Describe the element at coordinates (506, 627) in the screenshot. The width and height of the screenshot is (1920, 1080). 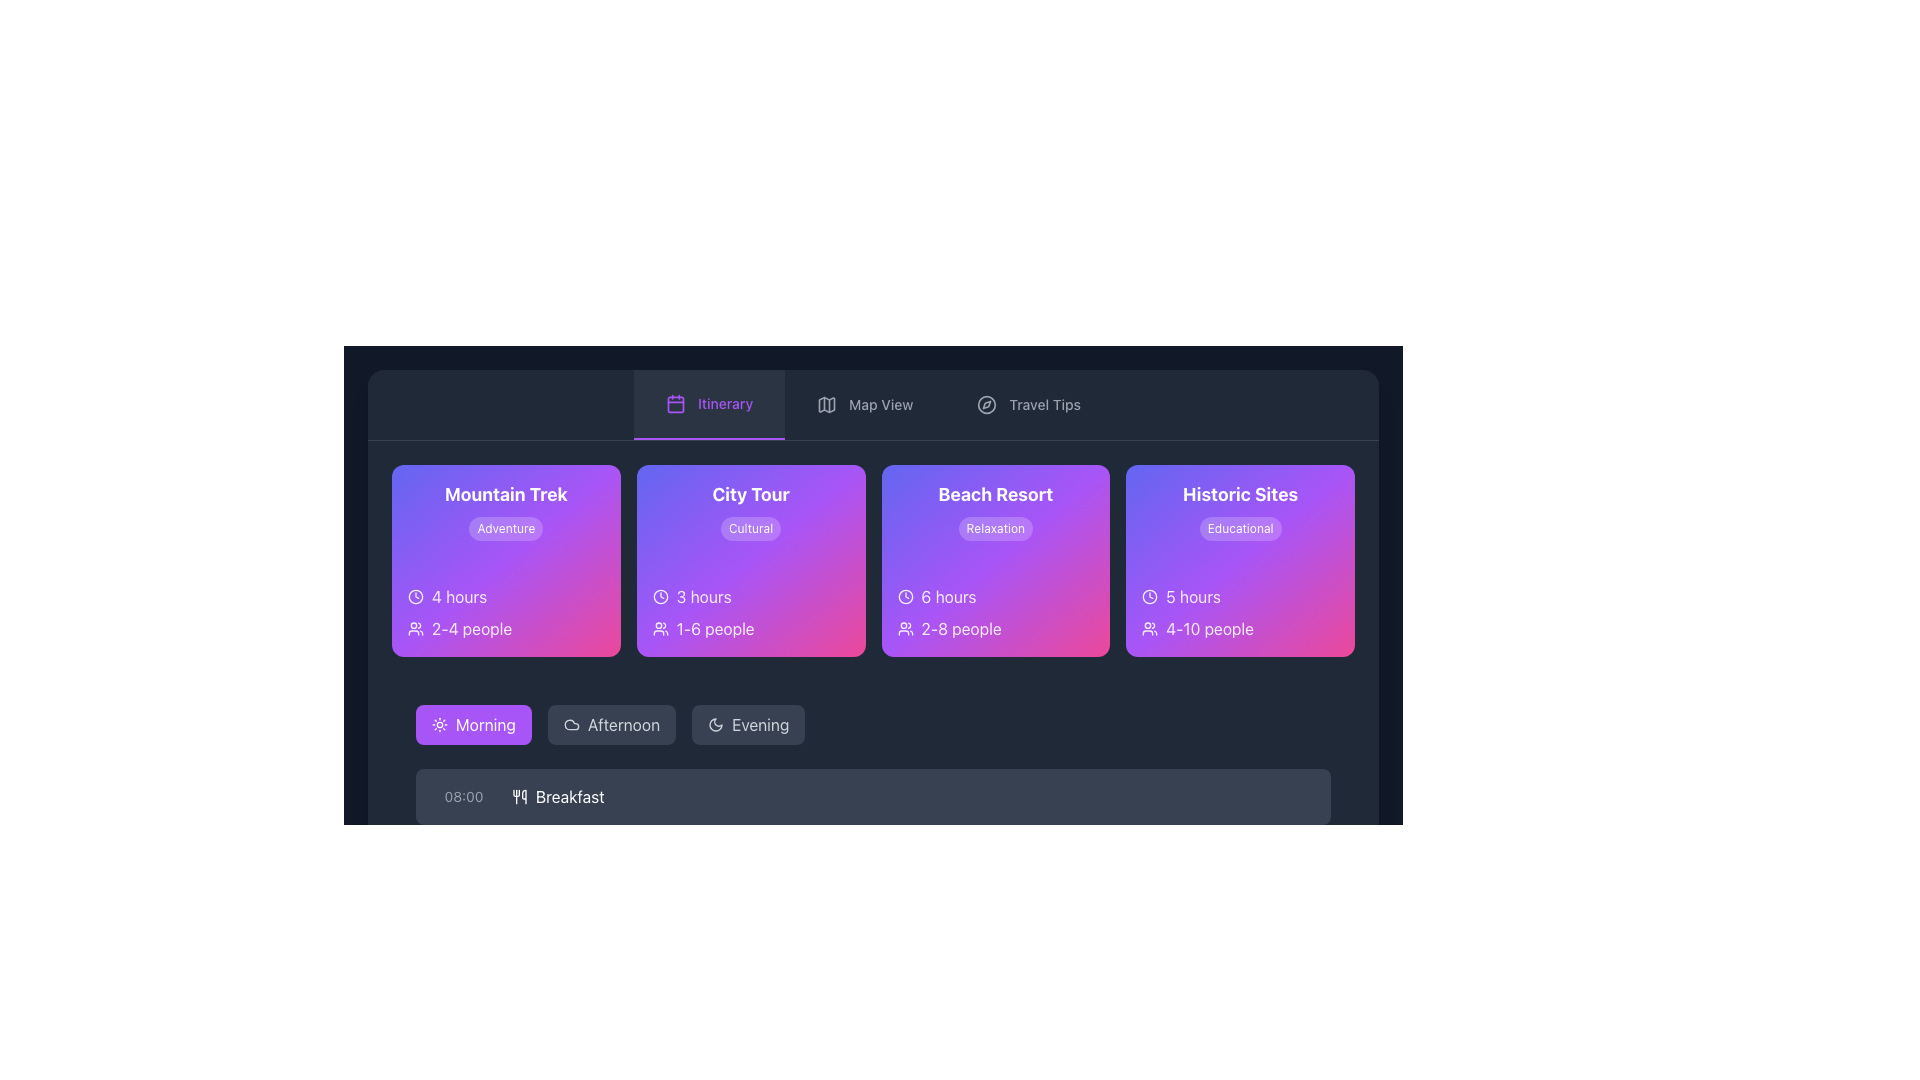
I see `the '2-4 people' text label with icon located at the bottom of the 'Mountain Trek' card, which displays the number of participants` at that location.